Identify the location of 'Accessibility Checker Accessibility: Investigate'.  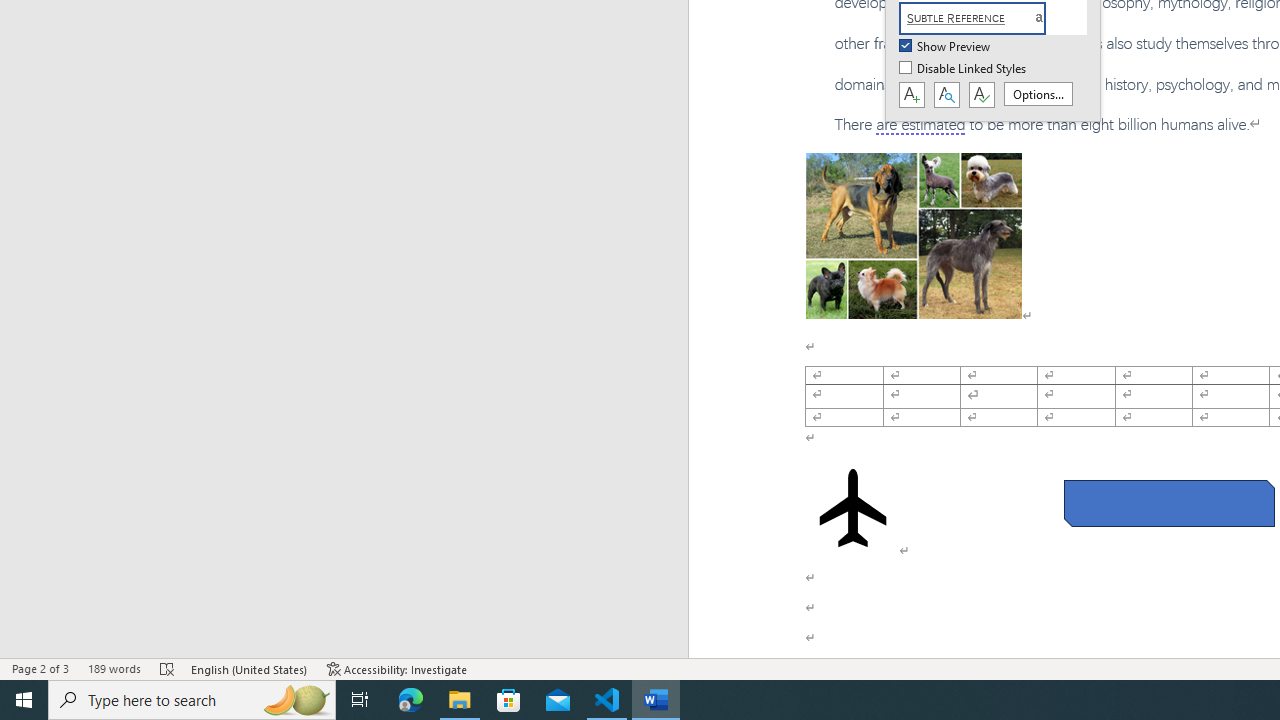
(397, 669).